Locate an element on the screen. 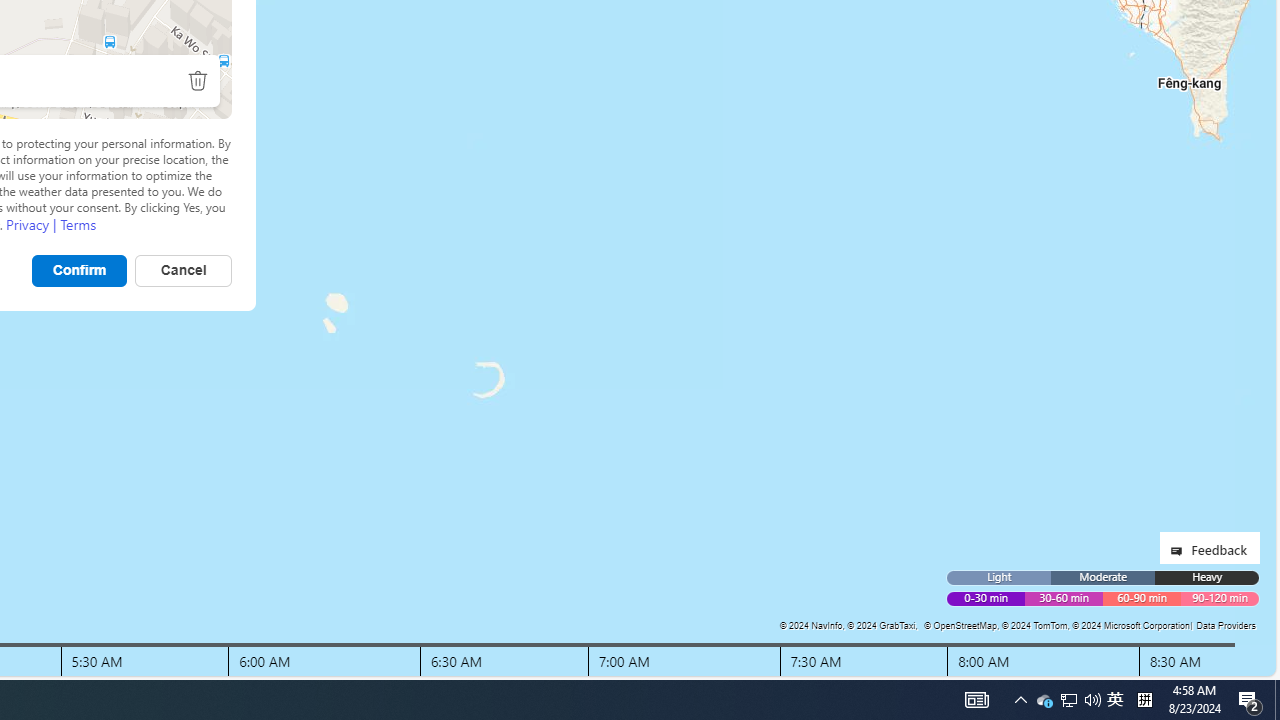 This screenshot has height=720, width=1280. 'Confirm' is located at coordinates (80, 270).